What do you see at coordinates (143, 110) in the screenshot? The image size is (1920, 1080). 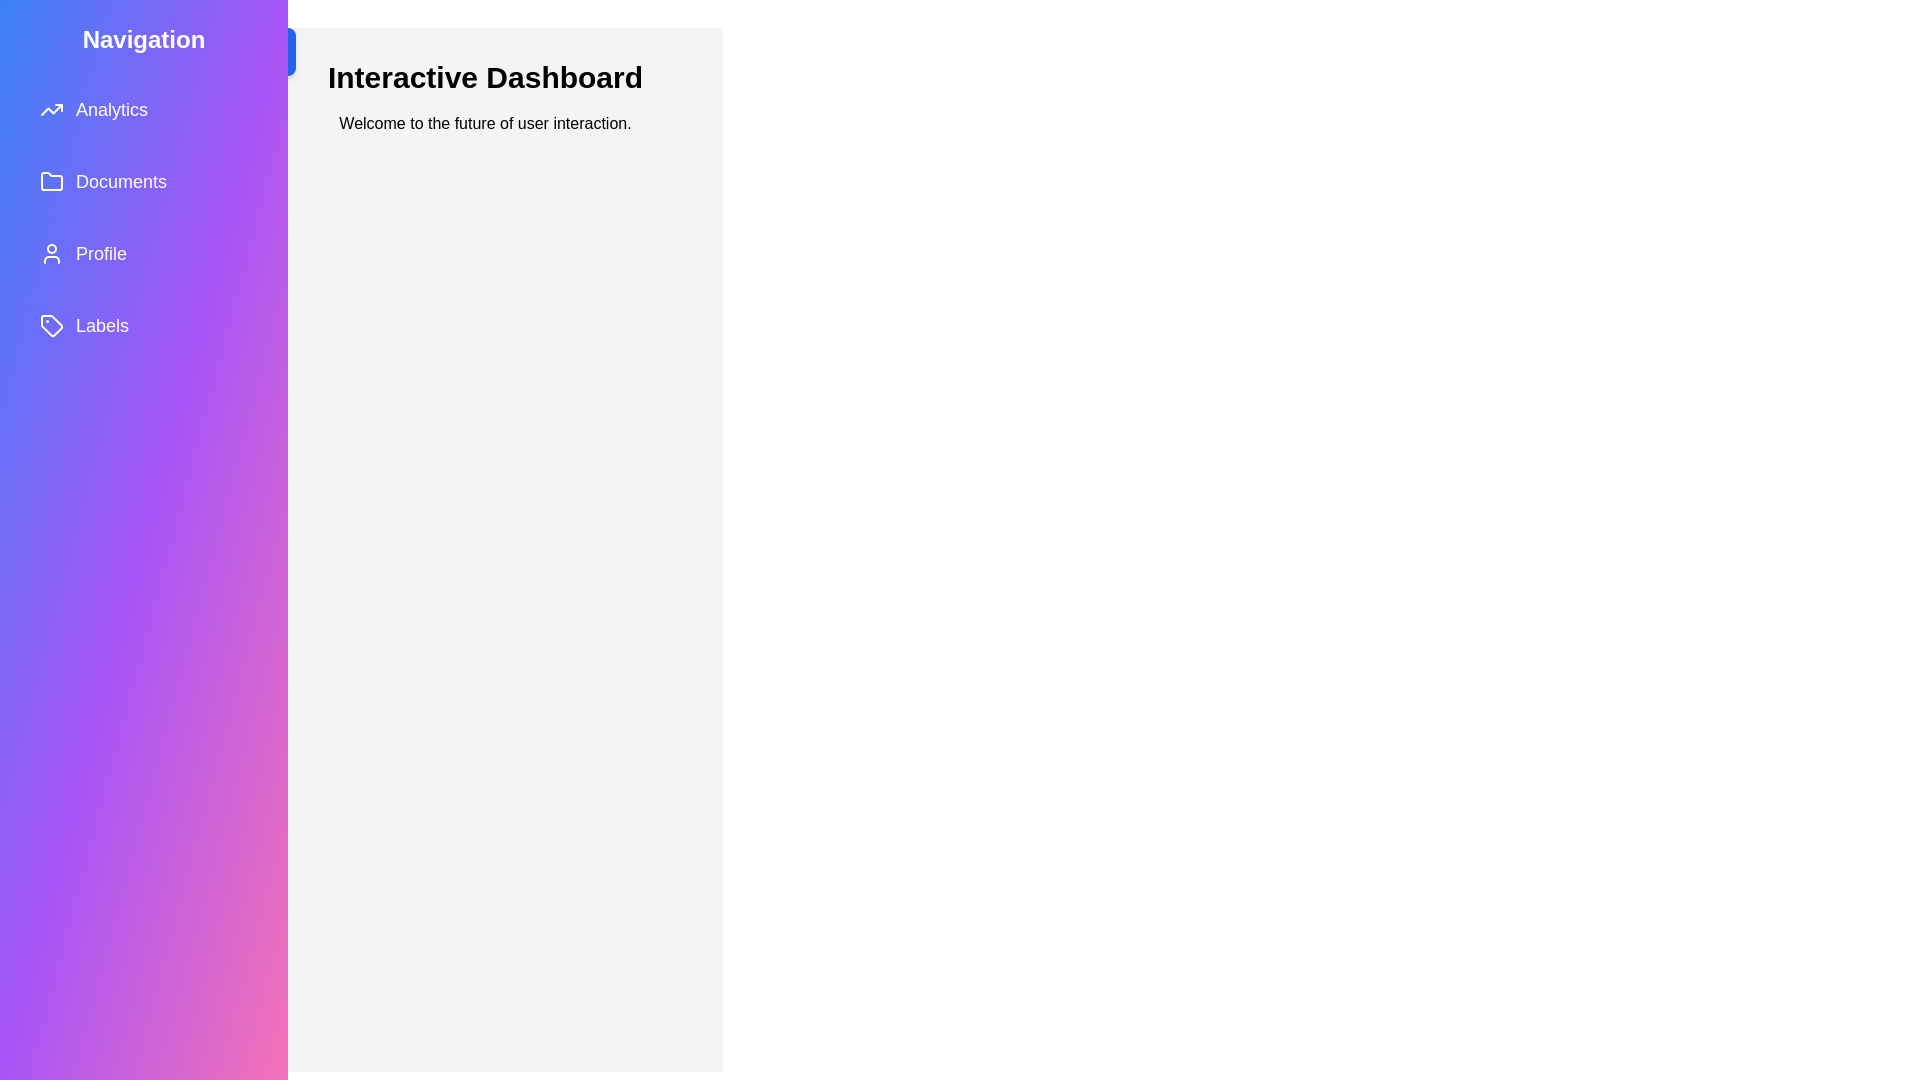 I see `the navigation item Analytics in the drawer` at bounding box center [143, 110].